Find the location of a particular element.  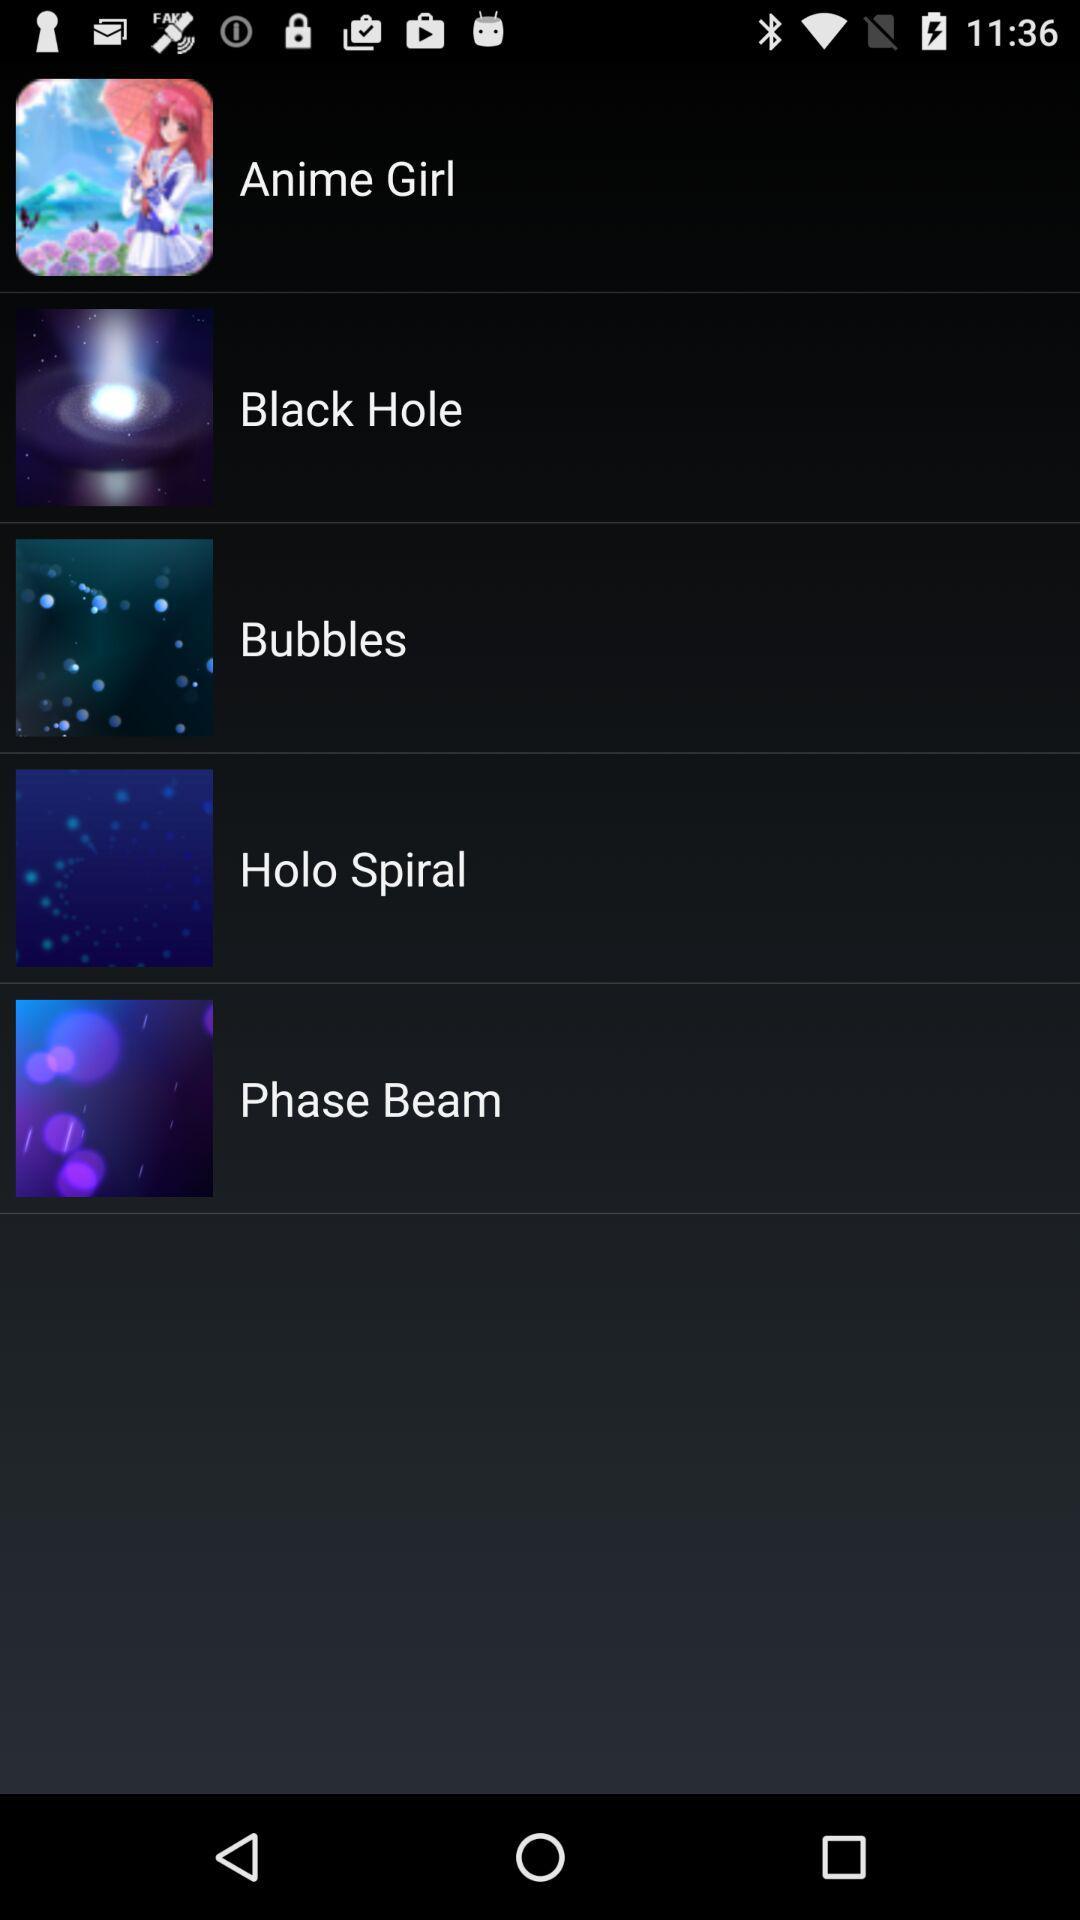

the phase beam icon is located at coordinates (370, 1097).